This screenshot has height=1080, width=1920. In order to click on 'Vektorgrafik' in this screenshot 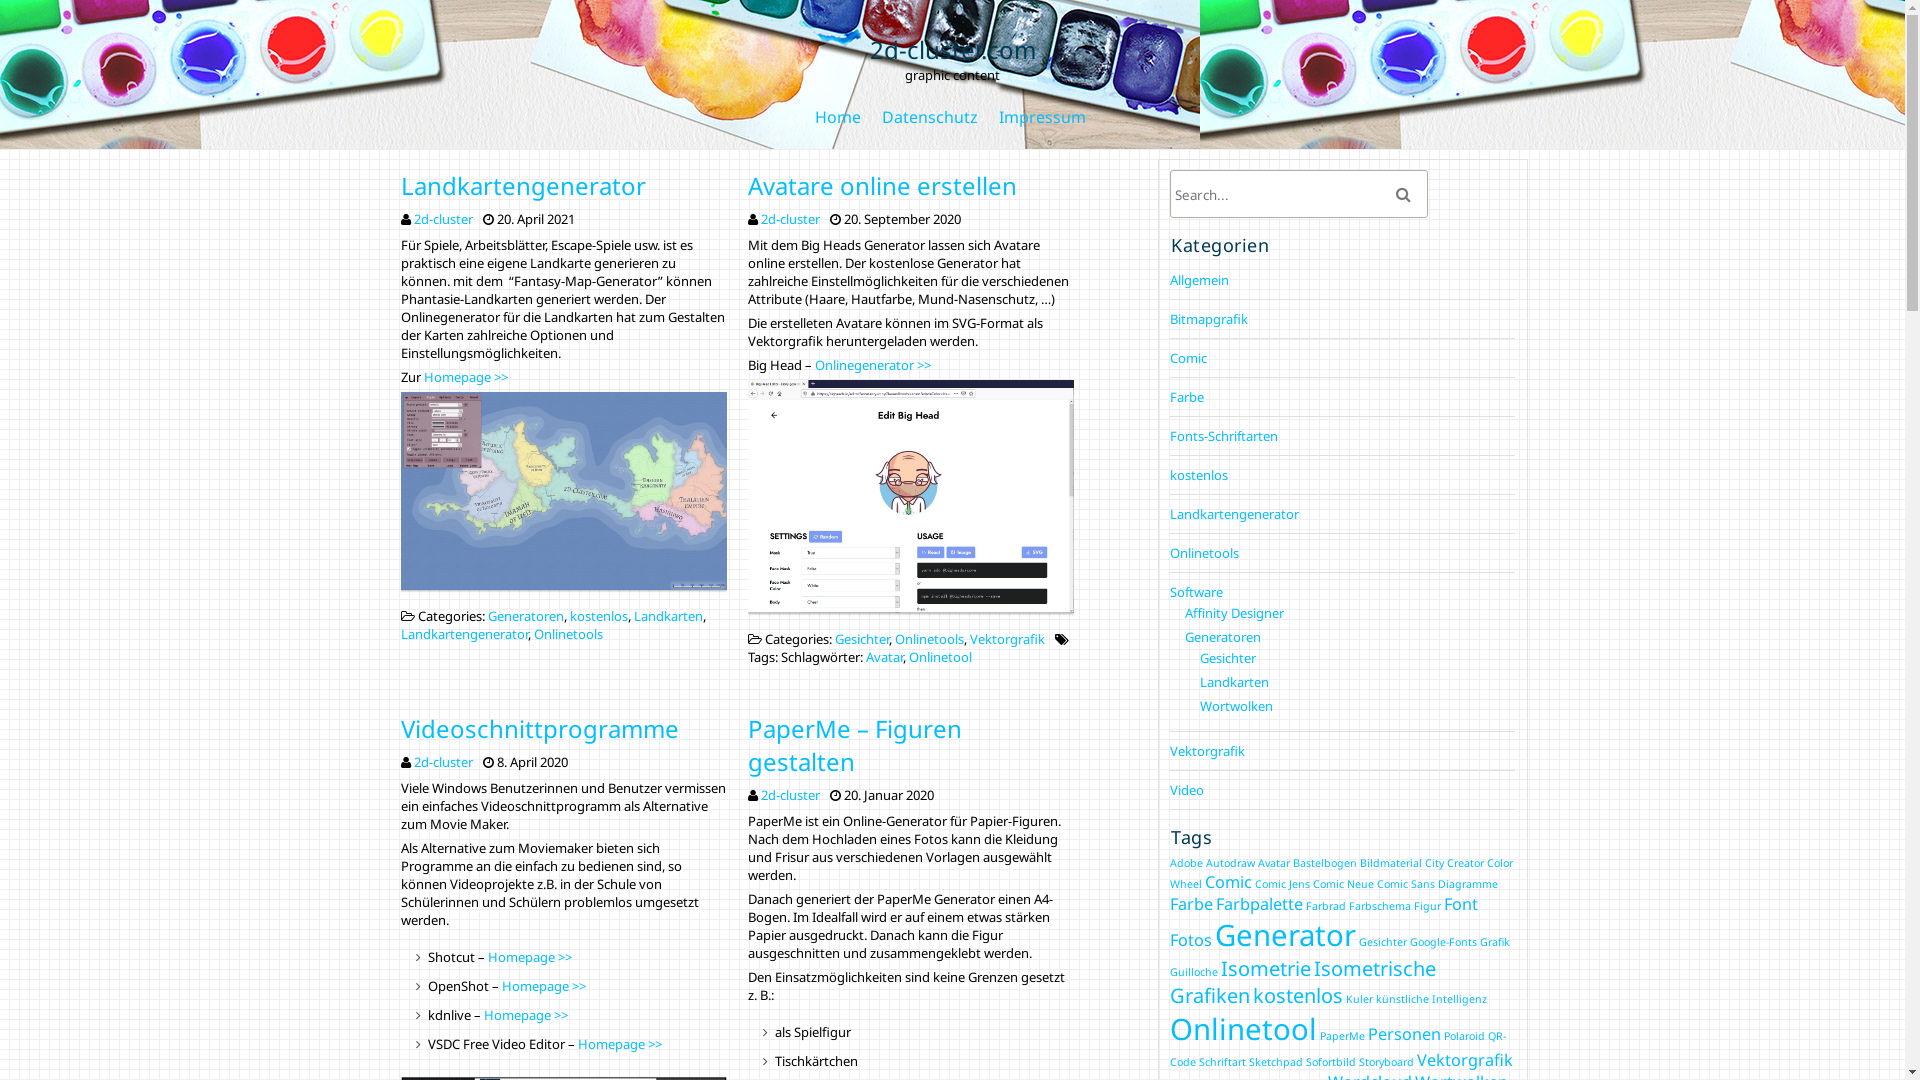, I will do `click(1206, 751)`.